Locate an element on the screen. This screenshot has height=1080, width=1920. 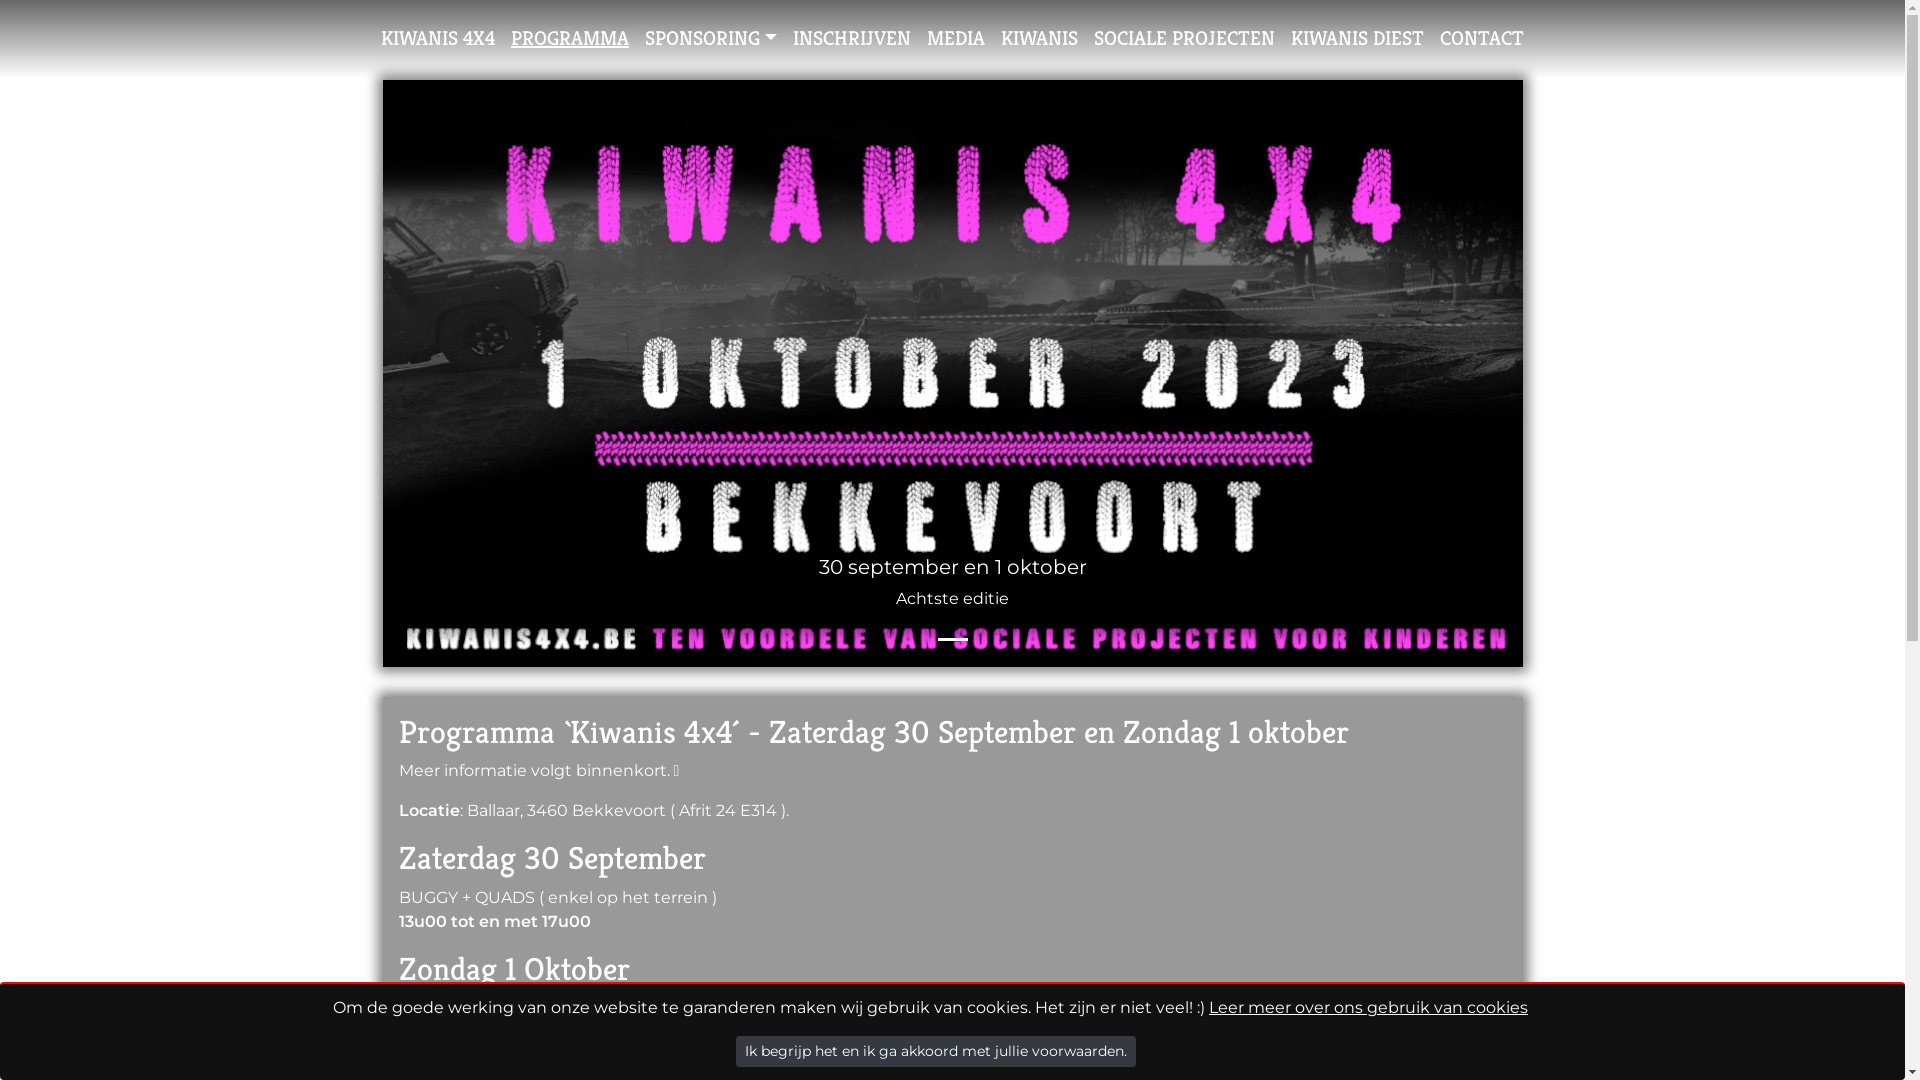
'SPONSORING' is located at coordinates (710, 38).